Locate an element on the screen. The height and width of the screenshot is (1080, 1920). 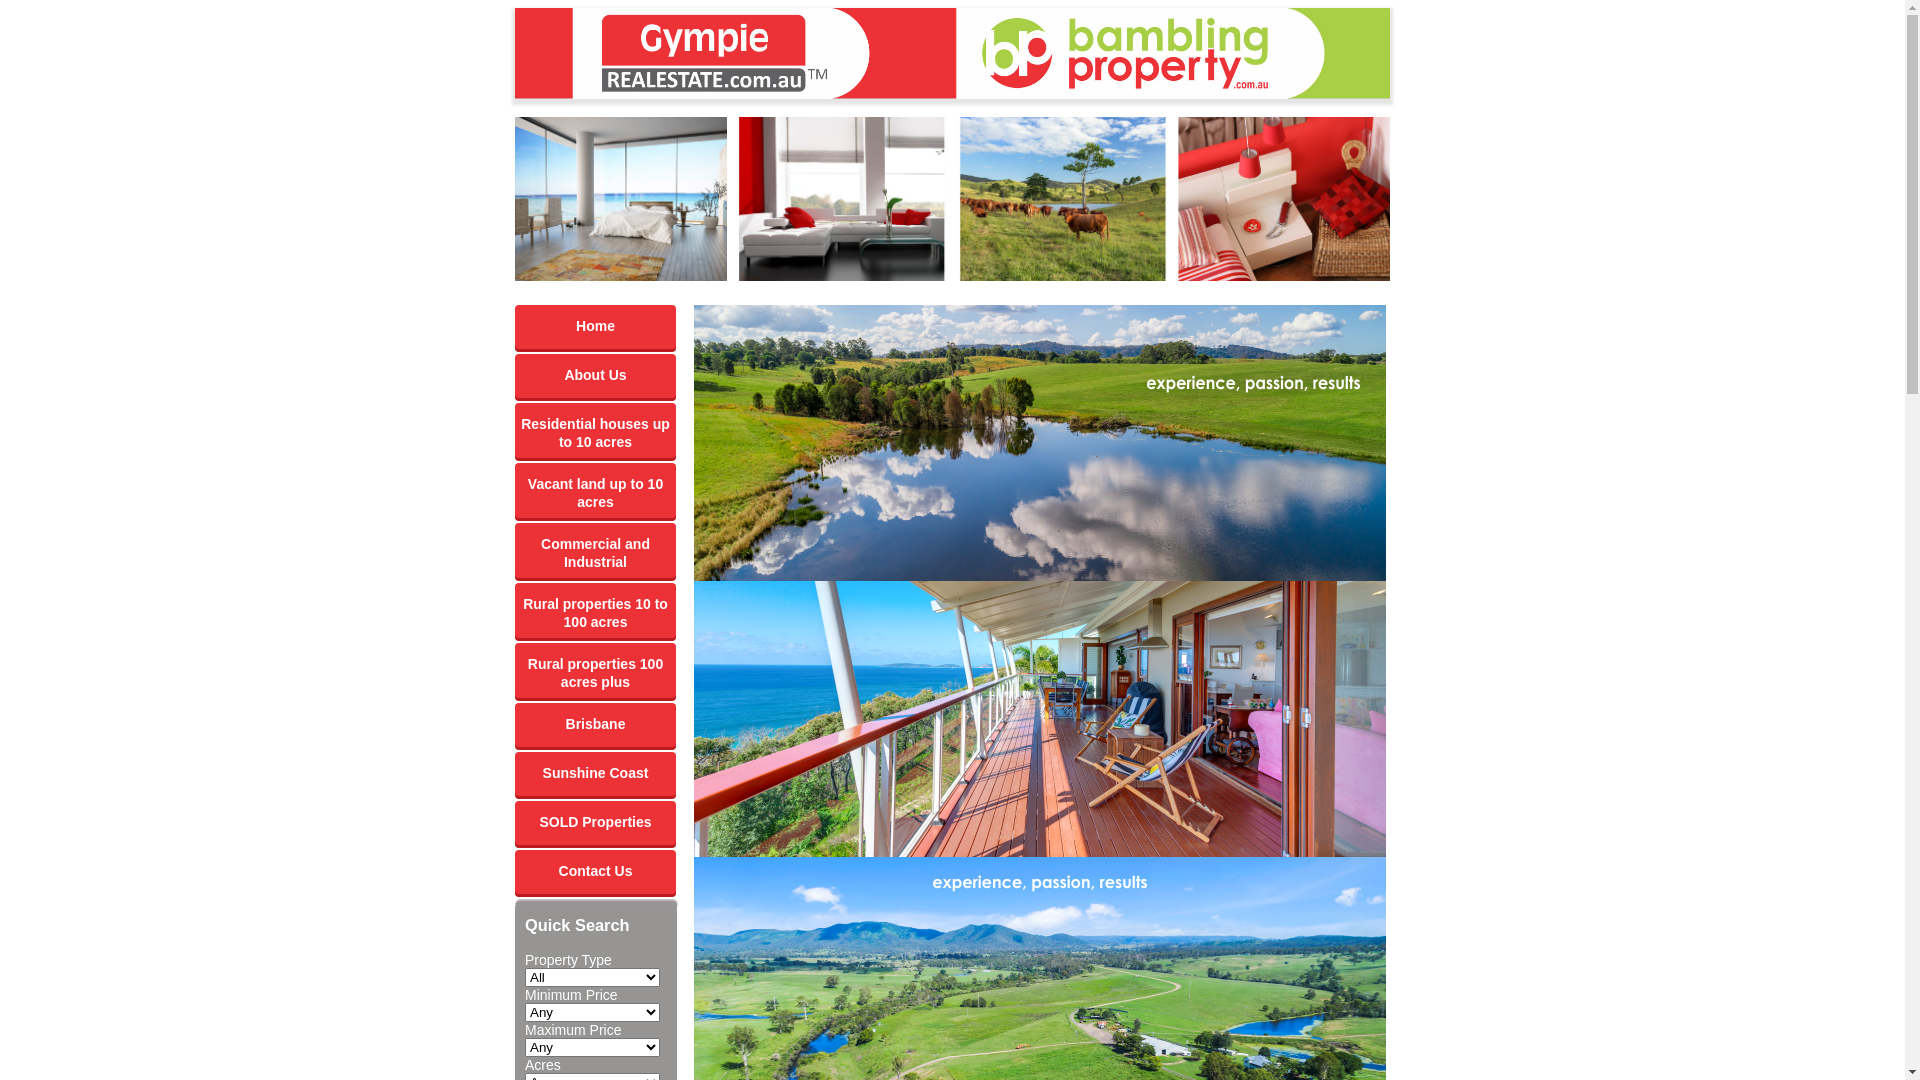
'Vacant land up to 10 acres' is located at coordinates (514, 490).